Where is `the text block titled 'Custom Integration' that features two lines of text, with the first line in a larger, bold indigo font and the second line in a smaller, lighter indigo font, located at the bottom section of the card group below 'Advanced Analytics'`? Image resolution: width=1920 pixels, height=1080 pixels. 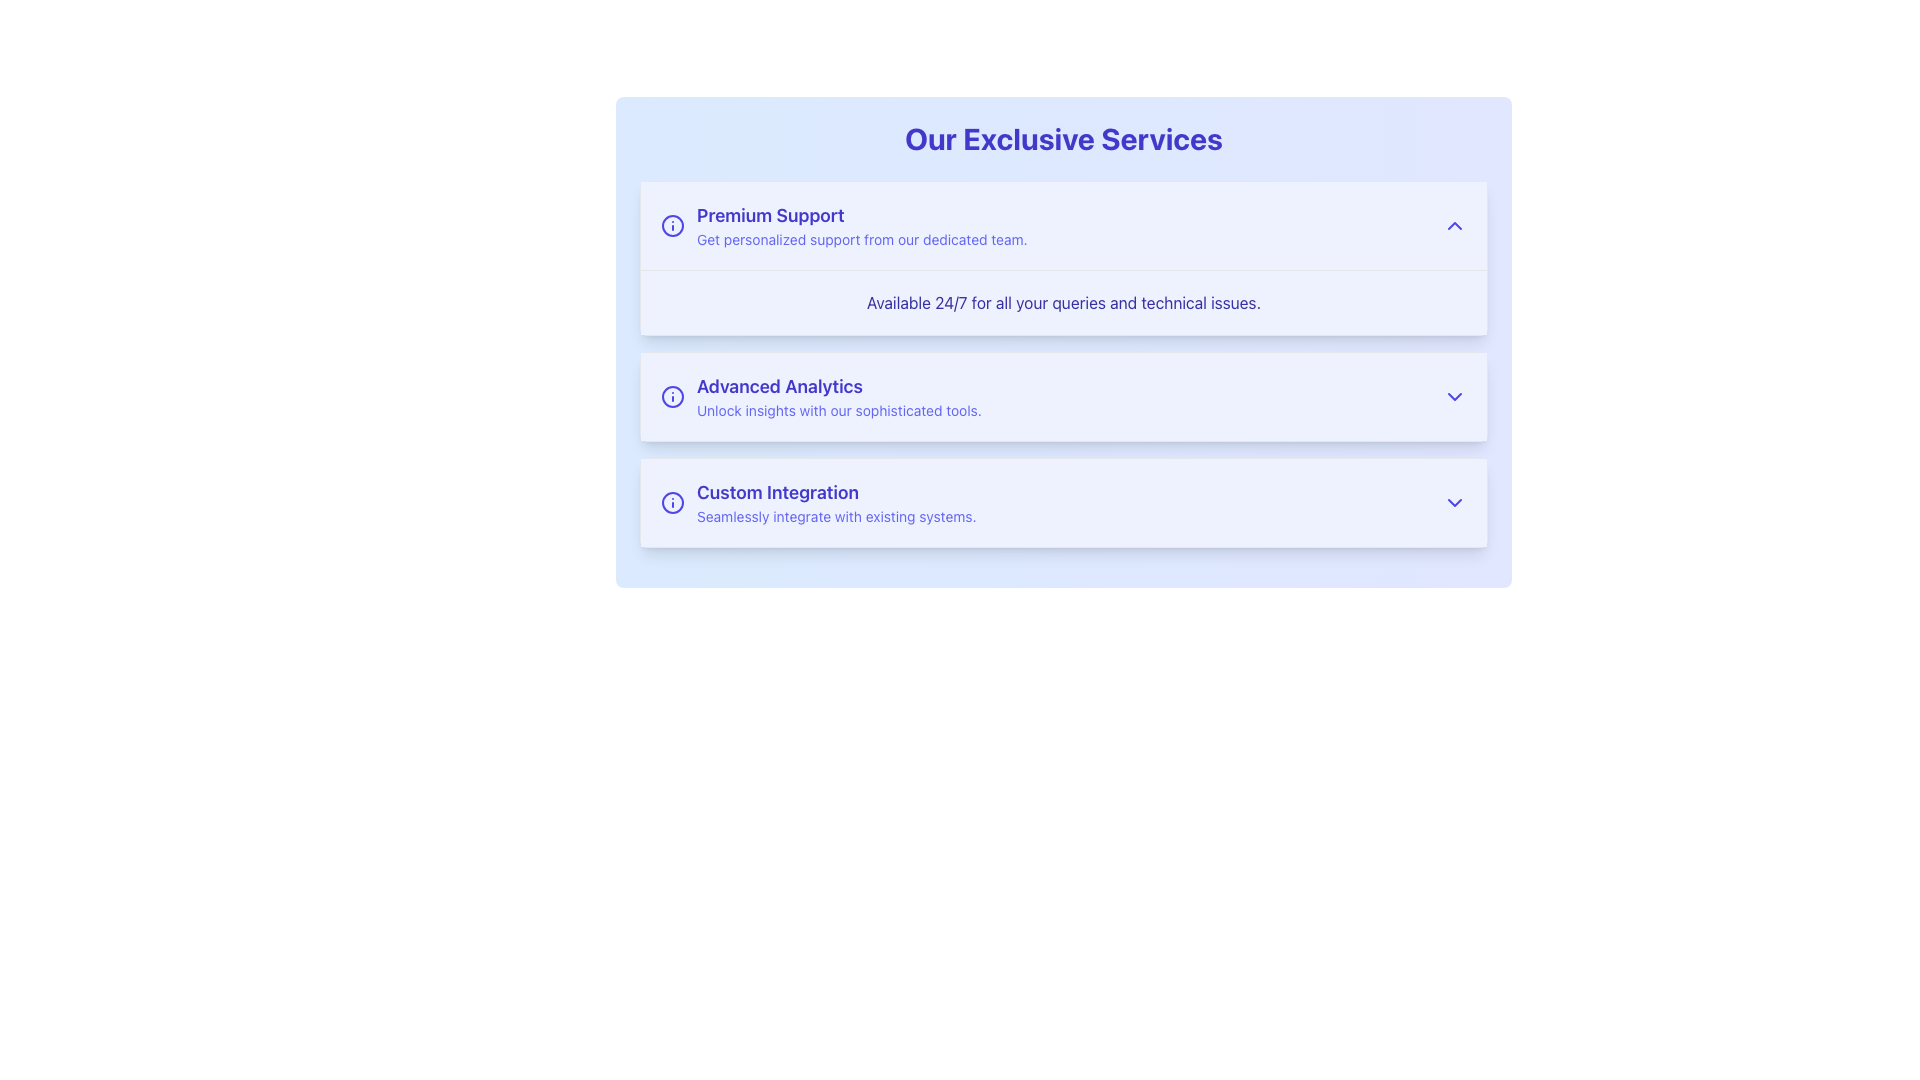 the text block titled 'Custom Integration' that features two lines of text, with the first line in a larger, bold indigo font and the second line in a smaller, lighter indigo font, located at the bottom section of the card group below 'Advanced Analytics' is located at coordinates (836, 501).